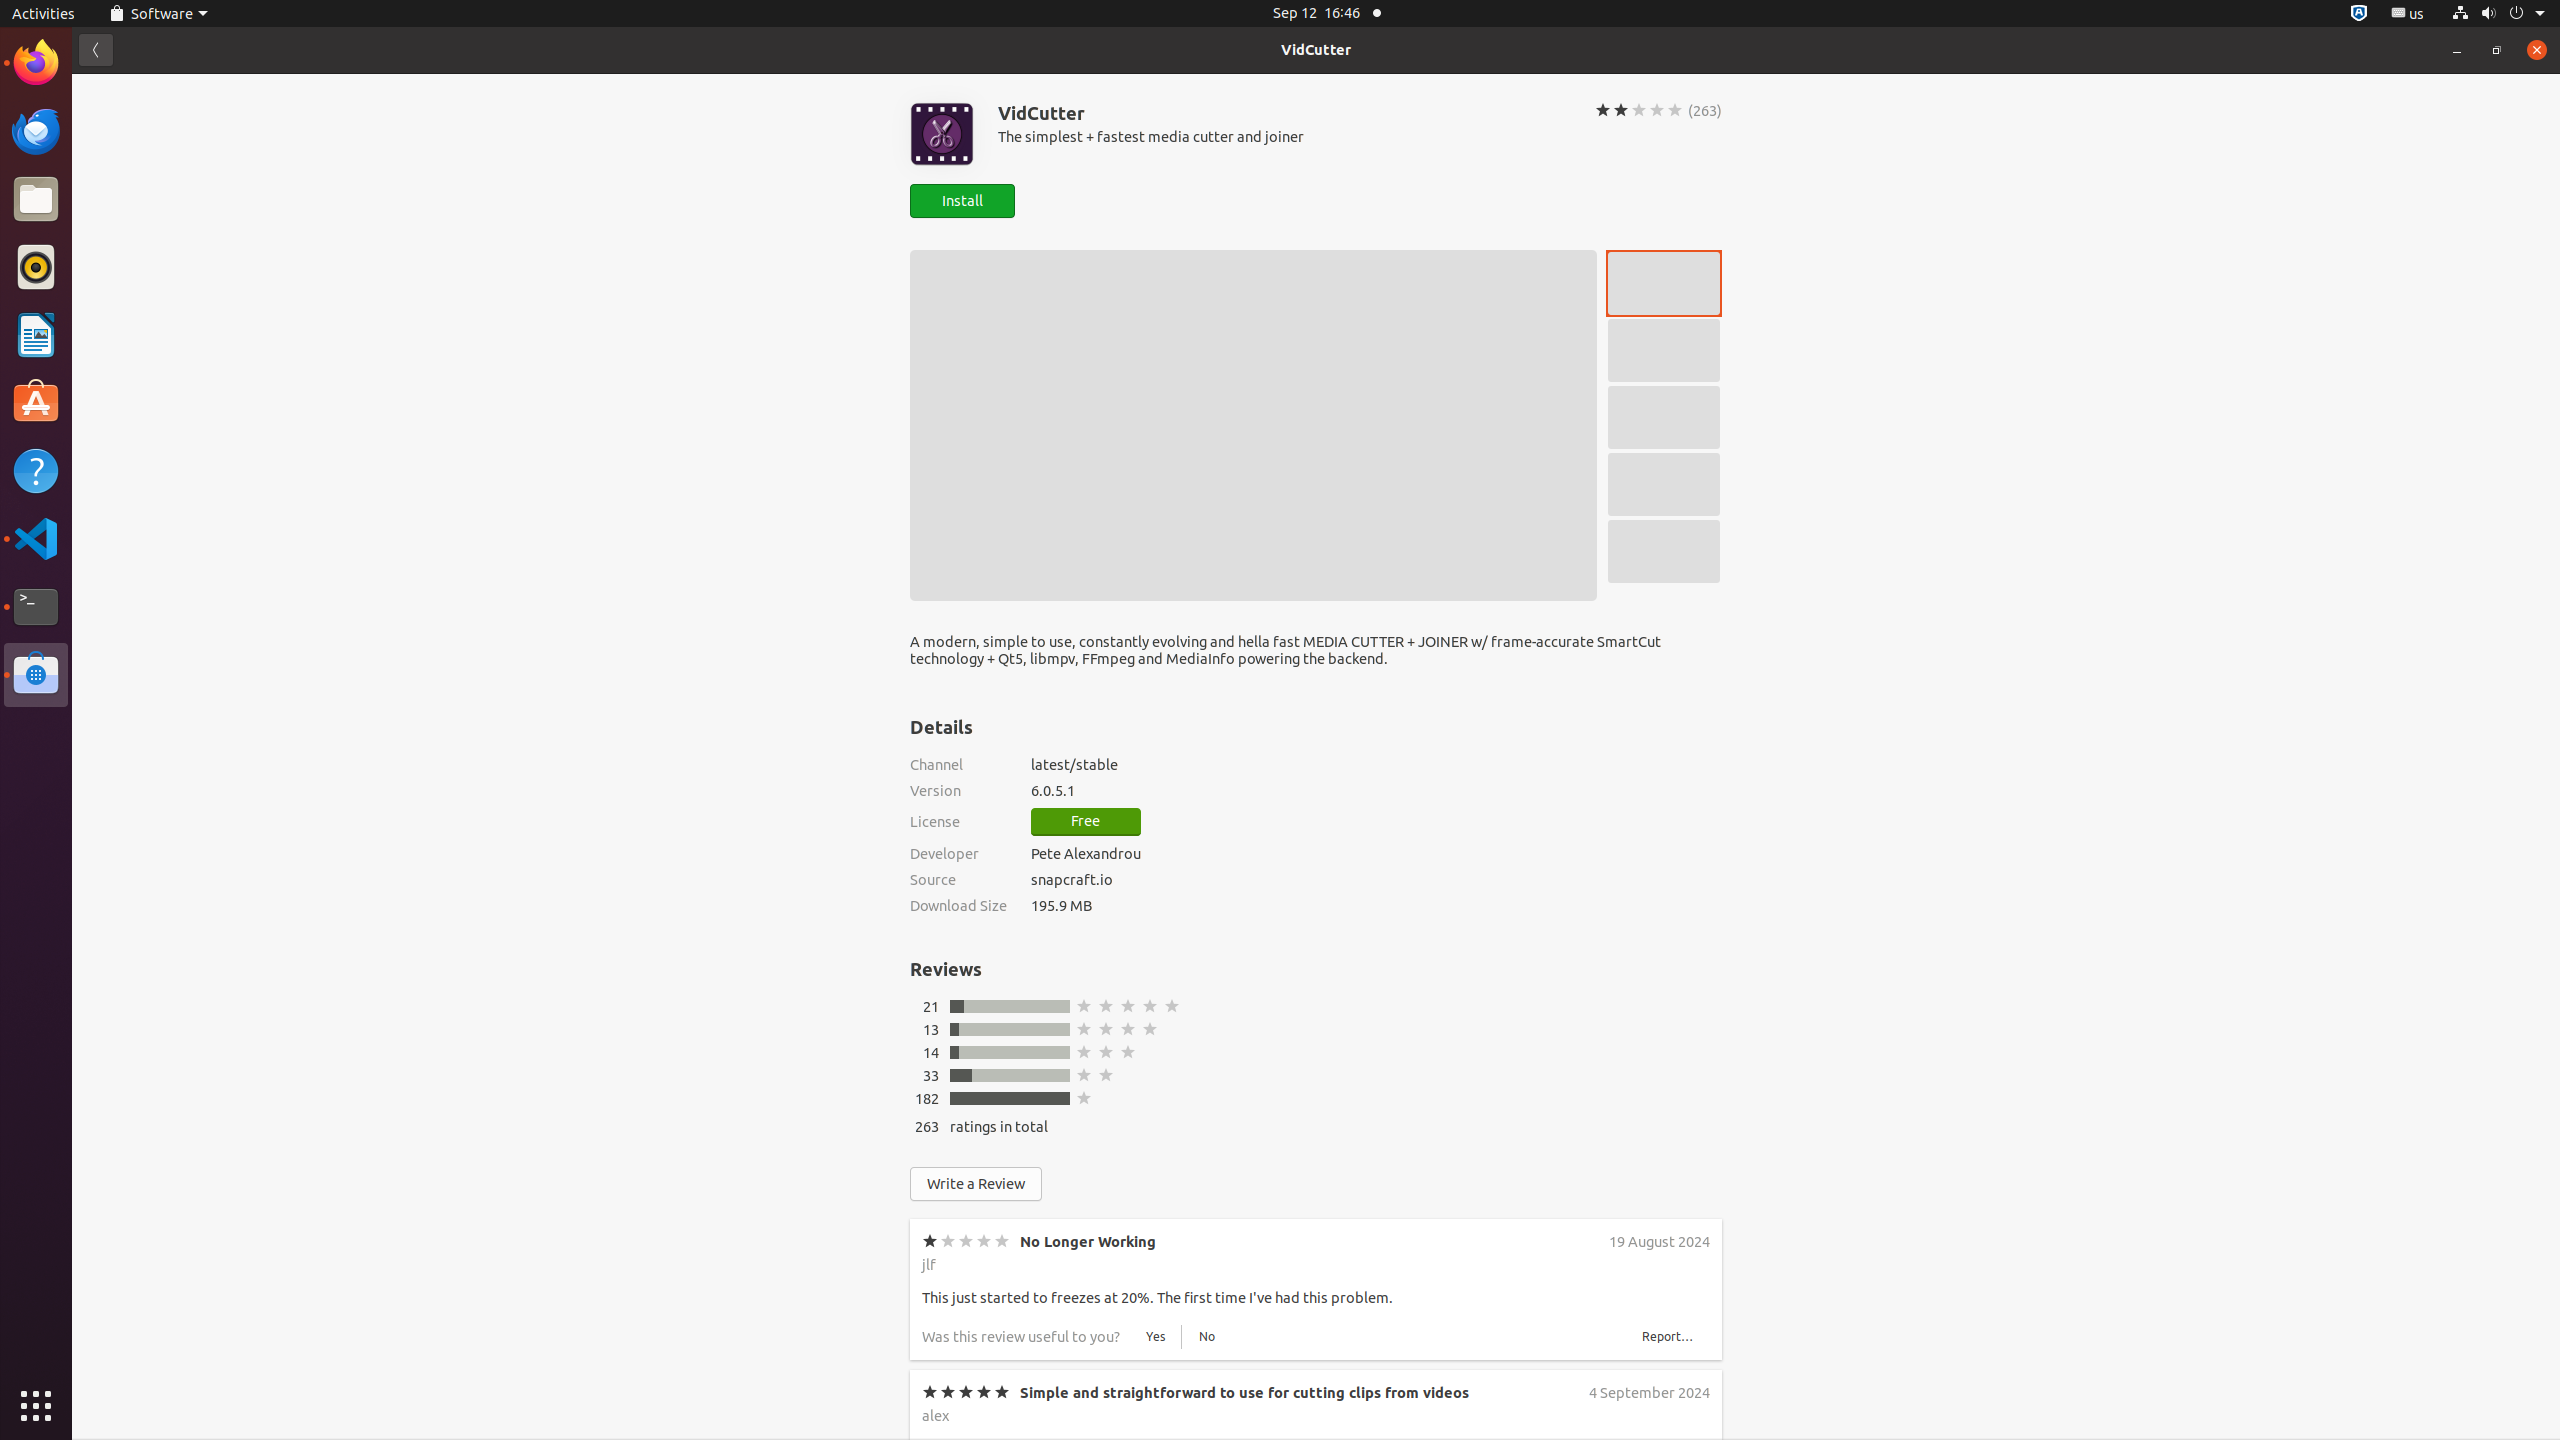 This screenshot has height=1440, width=2560. I want to click on 'Software', so click(36, 674).